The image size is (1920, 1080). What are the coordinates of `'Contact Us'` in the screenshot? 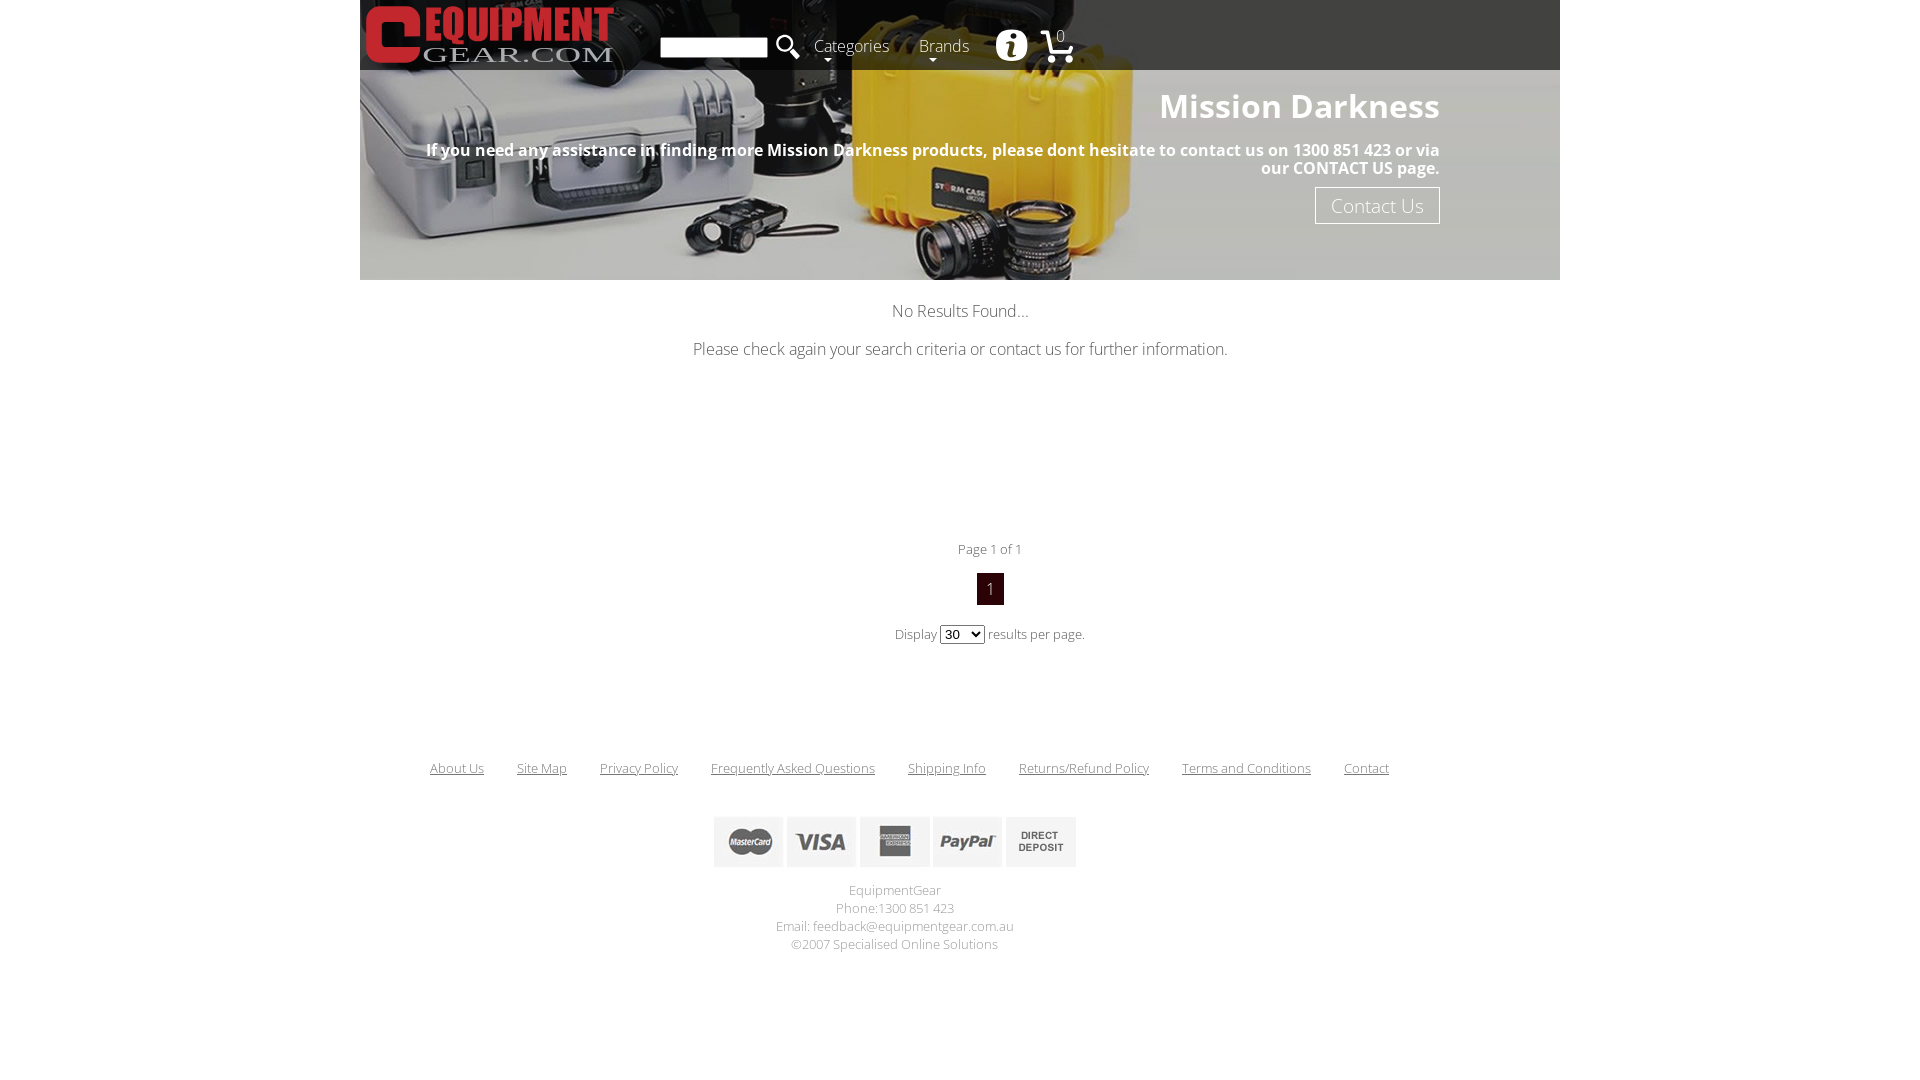 It's located at (1376, 205).